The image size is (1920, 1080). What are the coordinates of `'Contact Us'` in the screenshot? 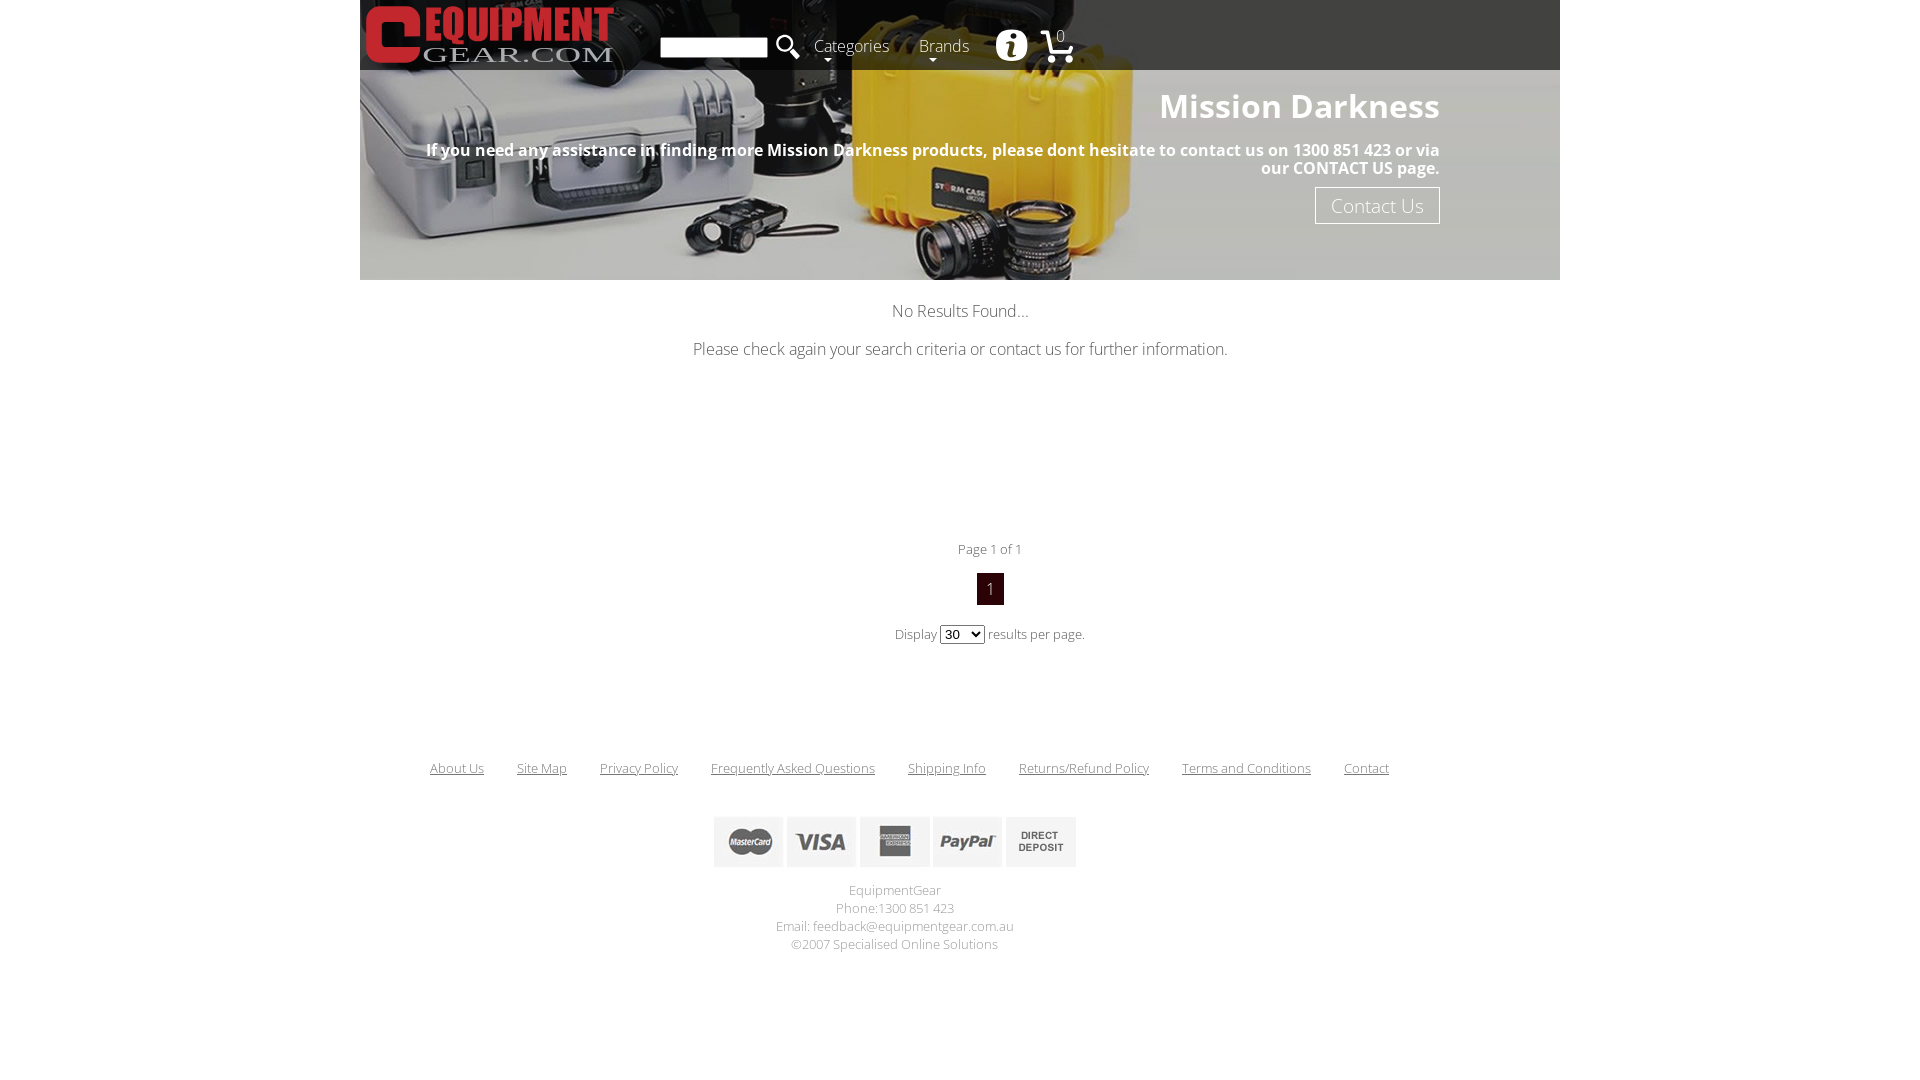 It's located at (1376, 205).